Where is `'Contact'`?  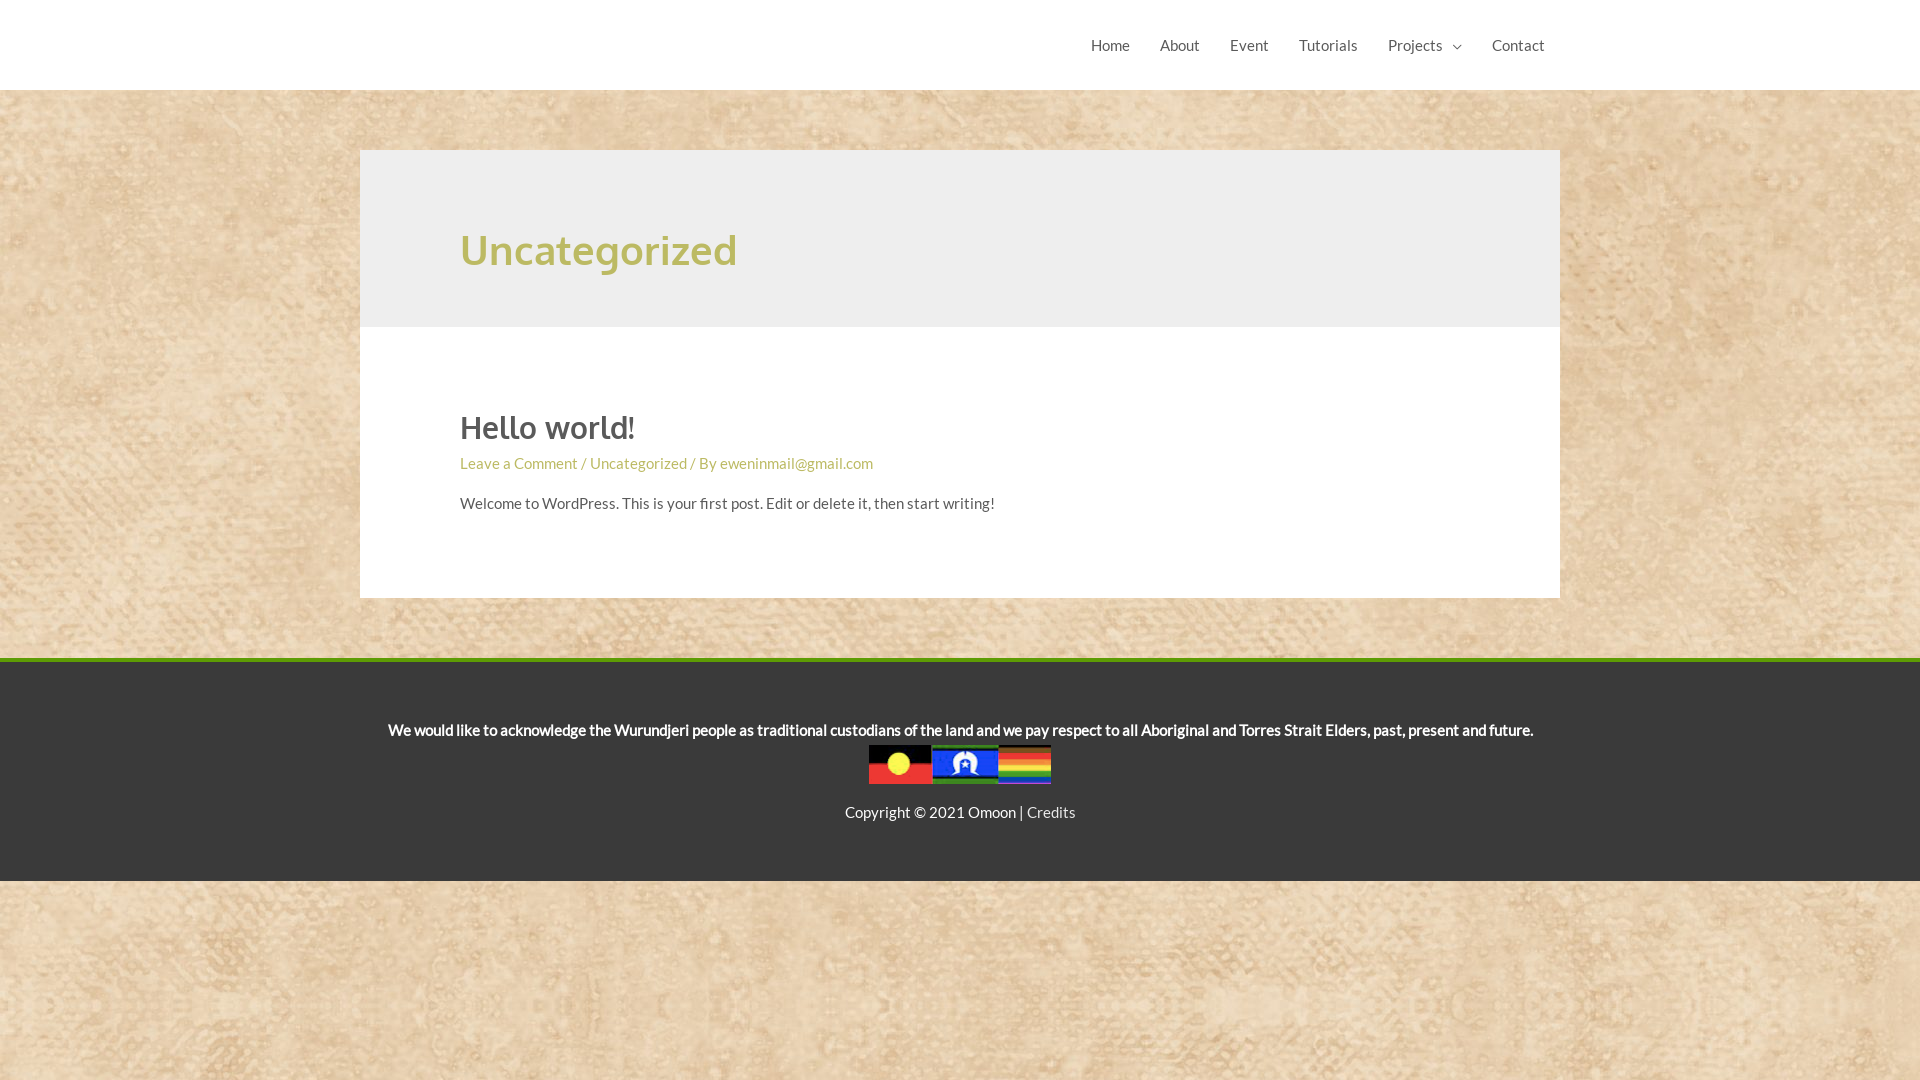 'Contact' is located at coordinates (1518, 45).